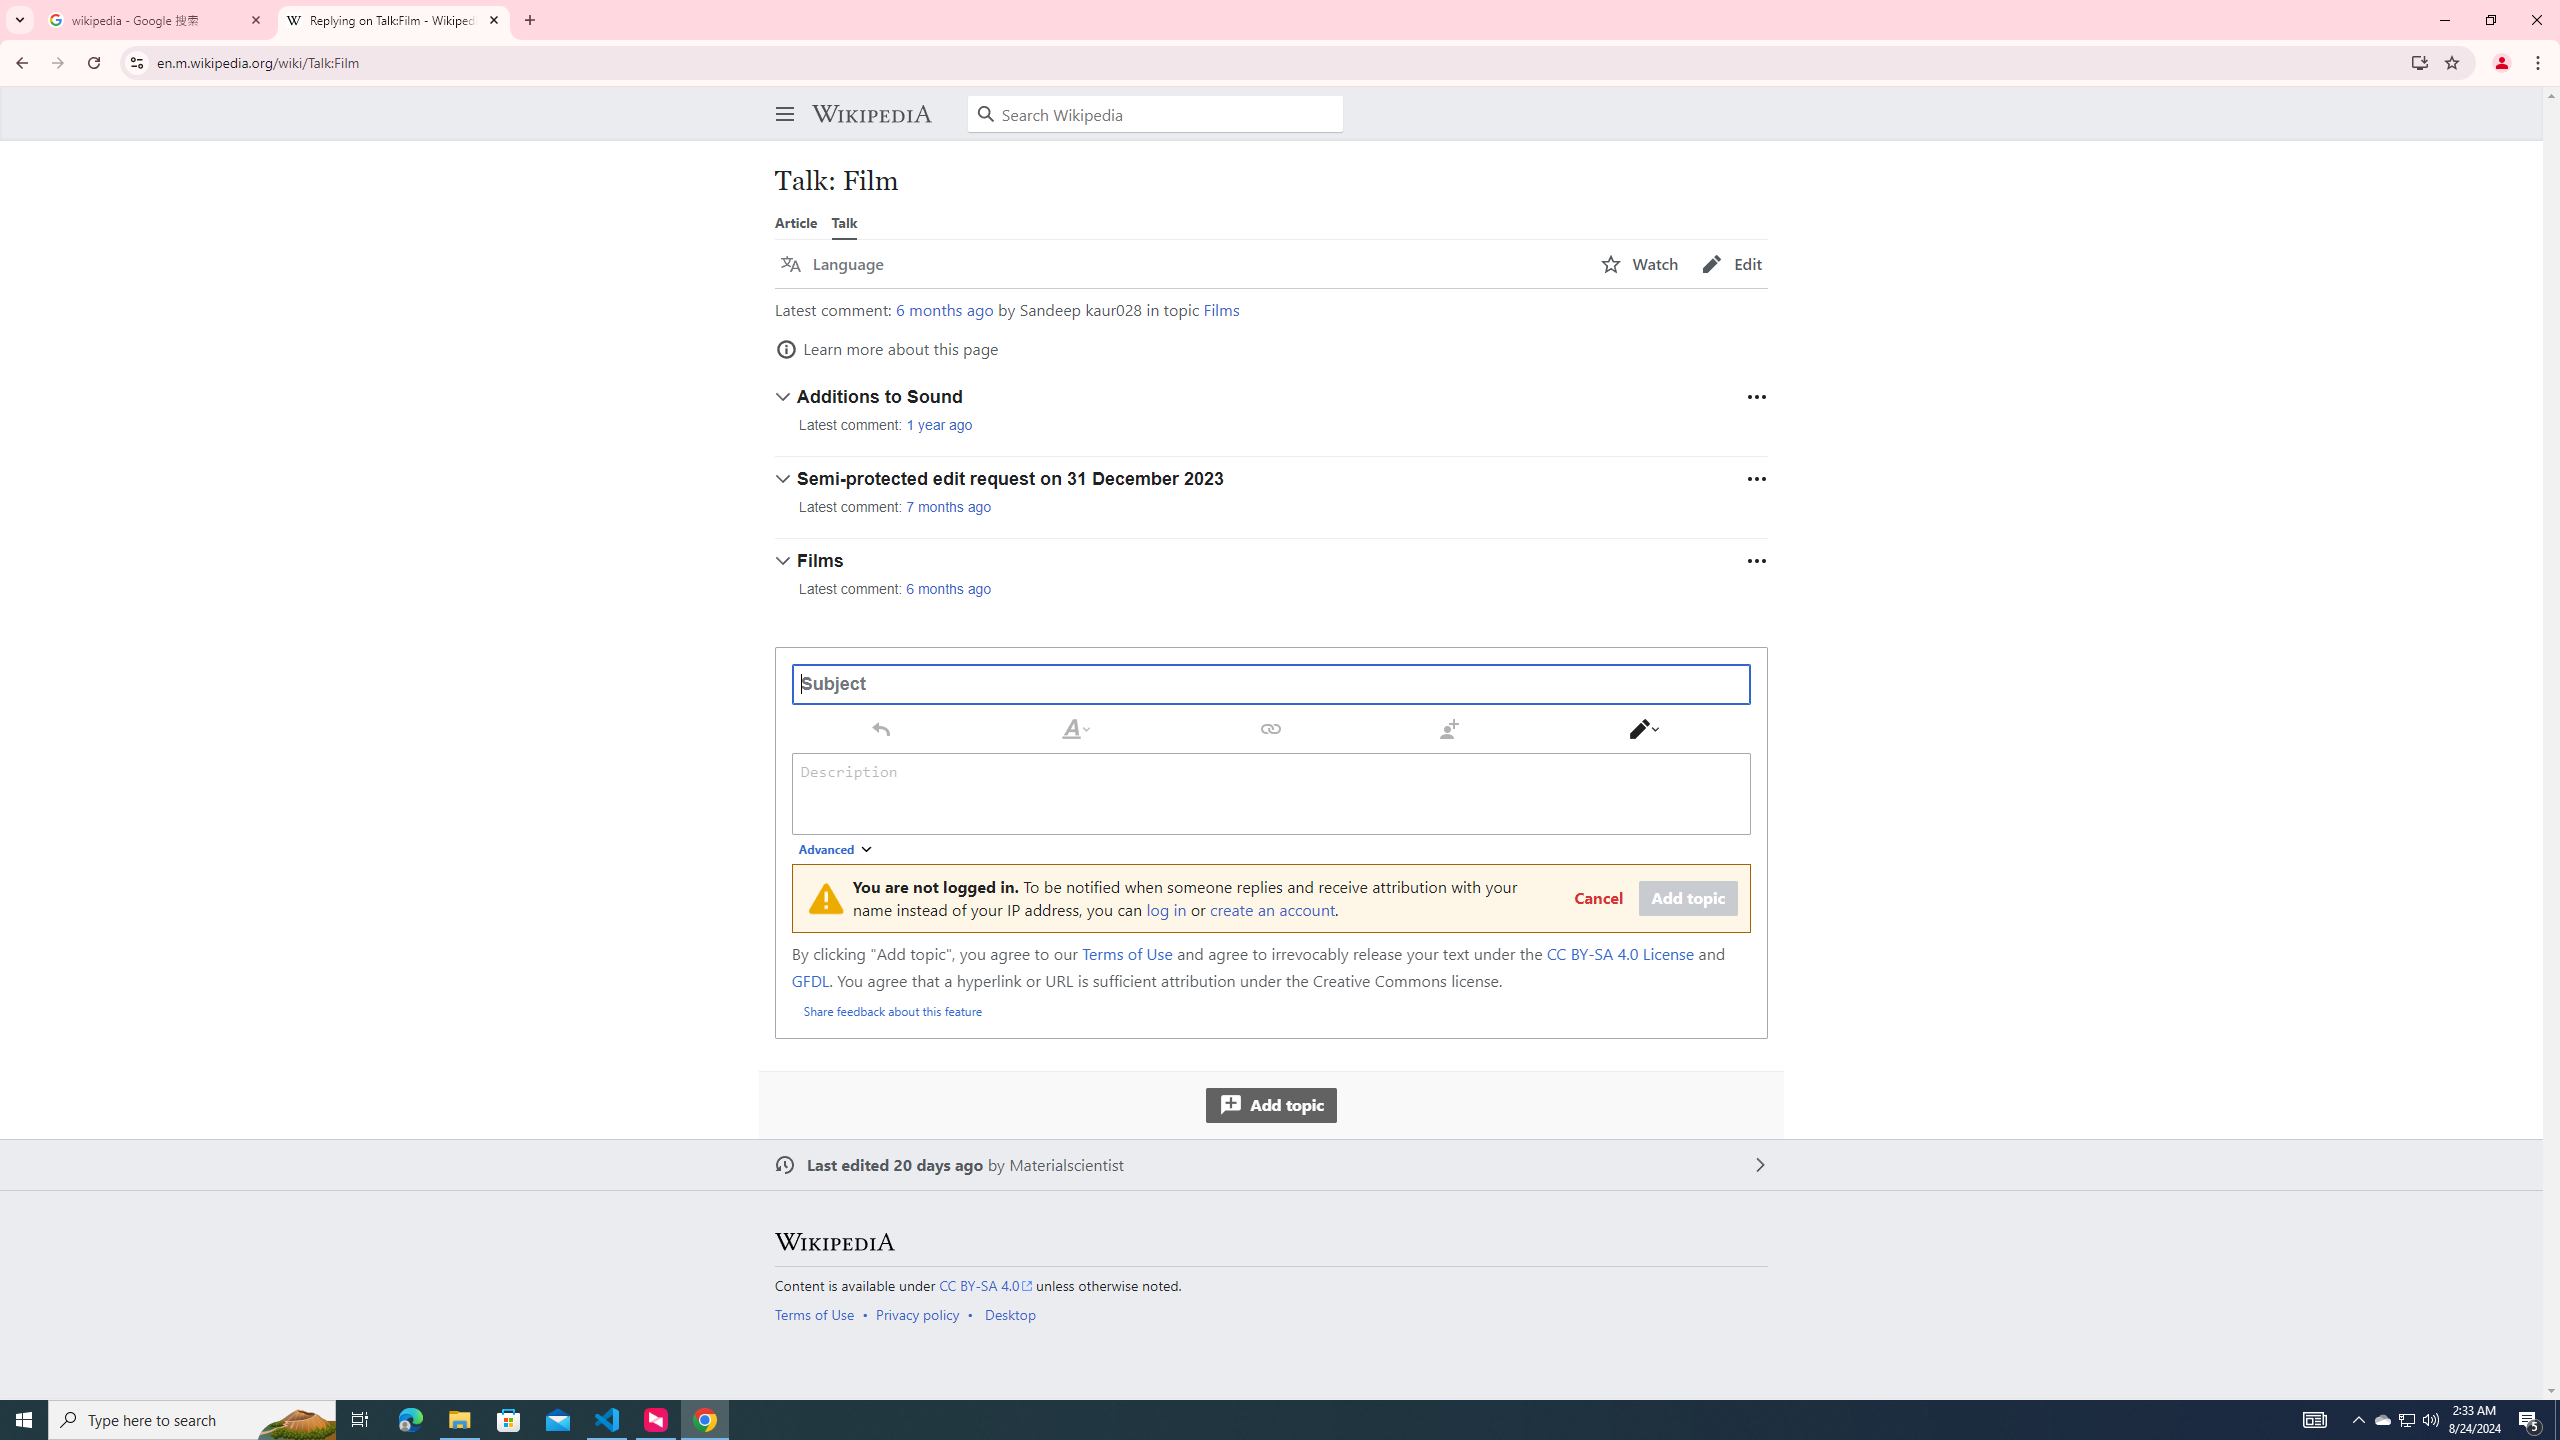  Describe the element at coordinates (949, 506) in the screenshot. I see `'7 months ago'` at that location.